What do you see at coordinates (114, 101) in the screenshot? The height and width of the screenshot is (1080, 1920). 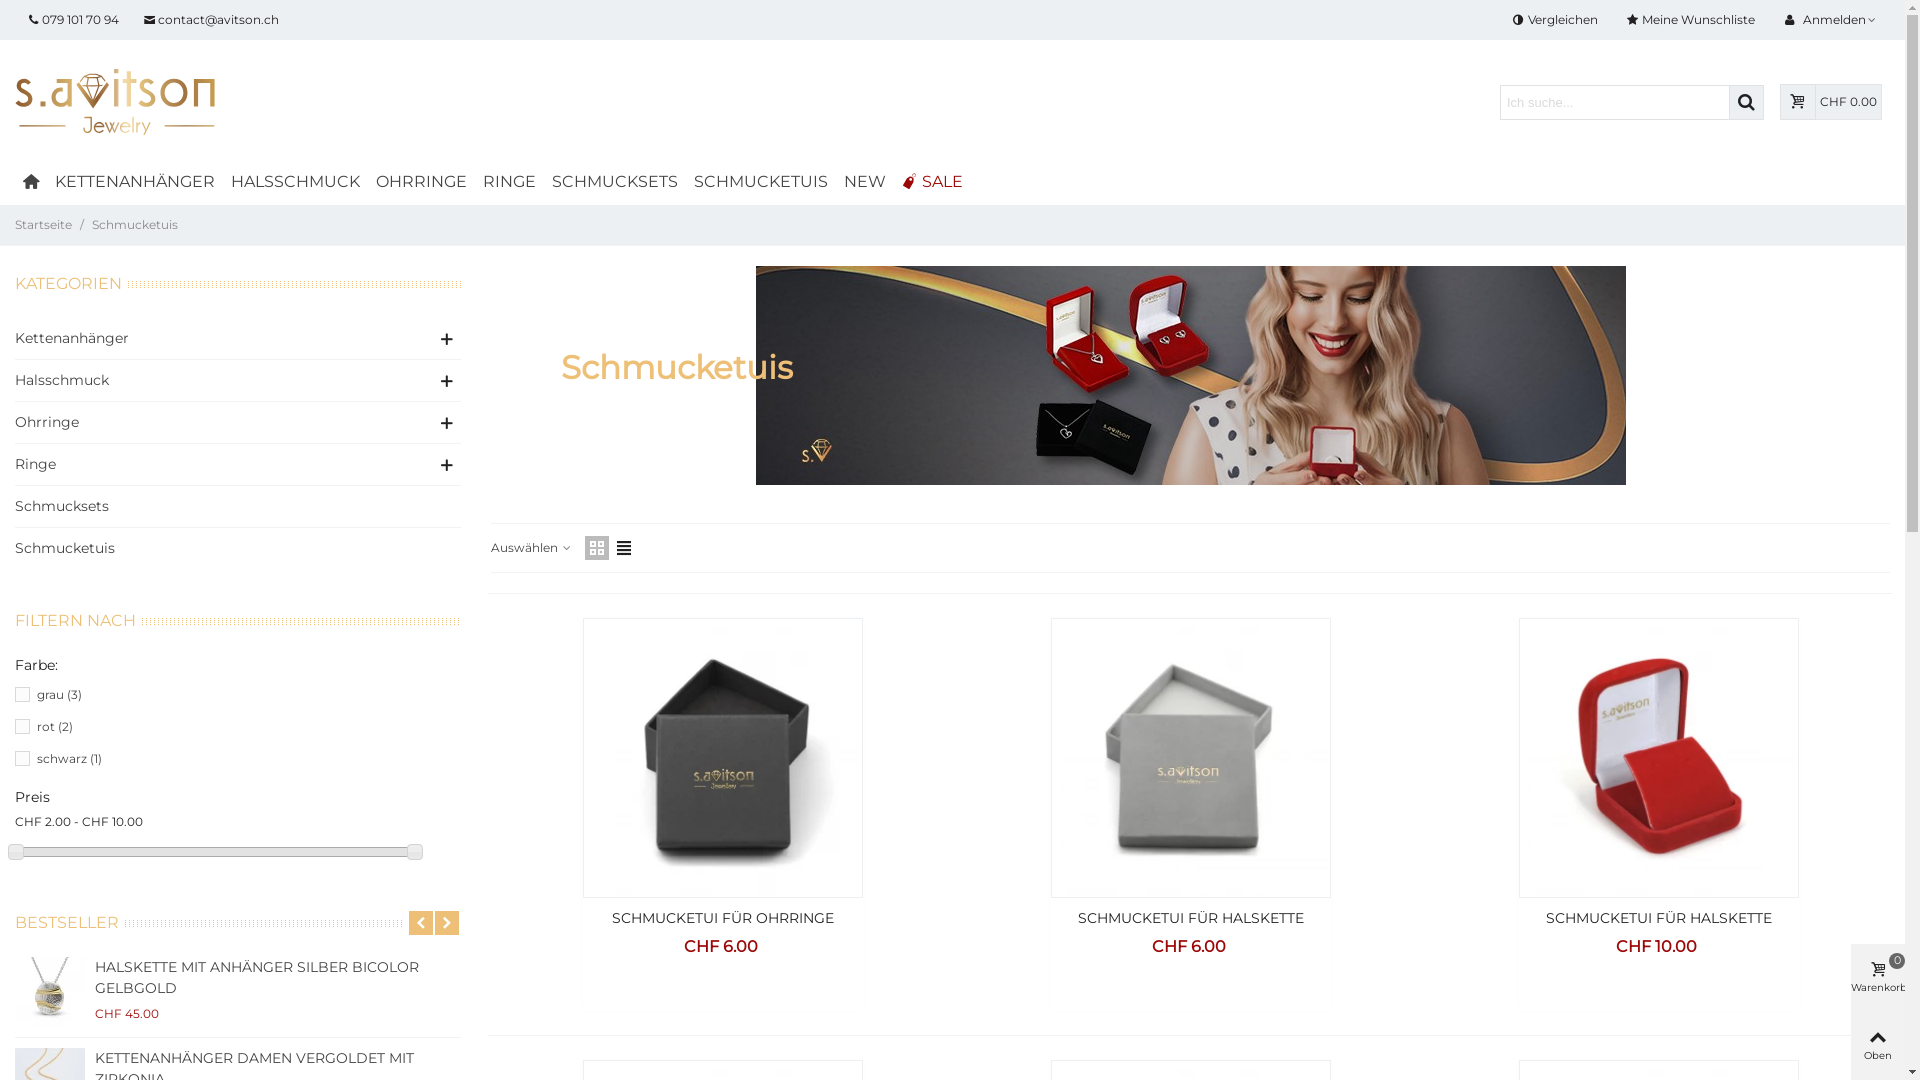 I see `'avitson.ch'` at bounding box center [114, 101].